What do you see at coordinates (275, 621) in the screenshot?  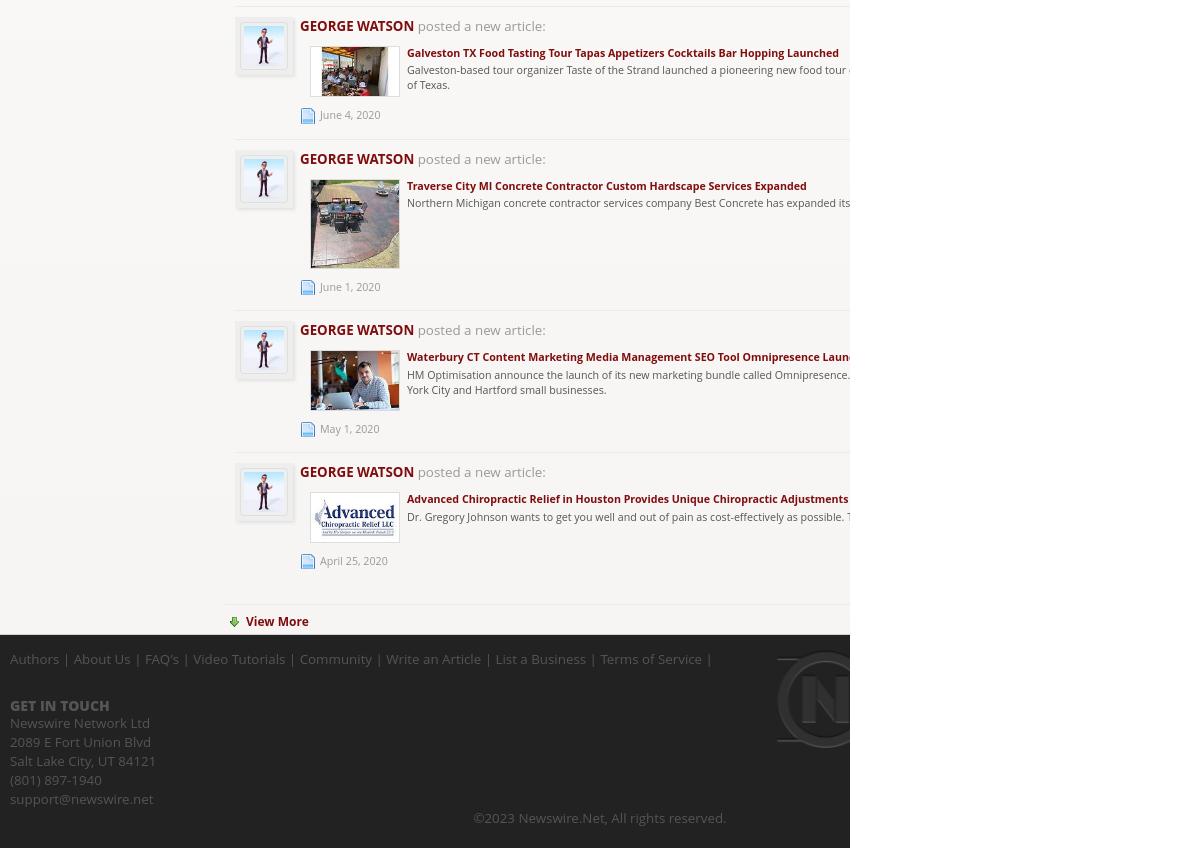 I see `'View More'` at bounding box center [275, 621].